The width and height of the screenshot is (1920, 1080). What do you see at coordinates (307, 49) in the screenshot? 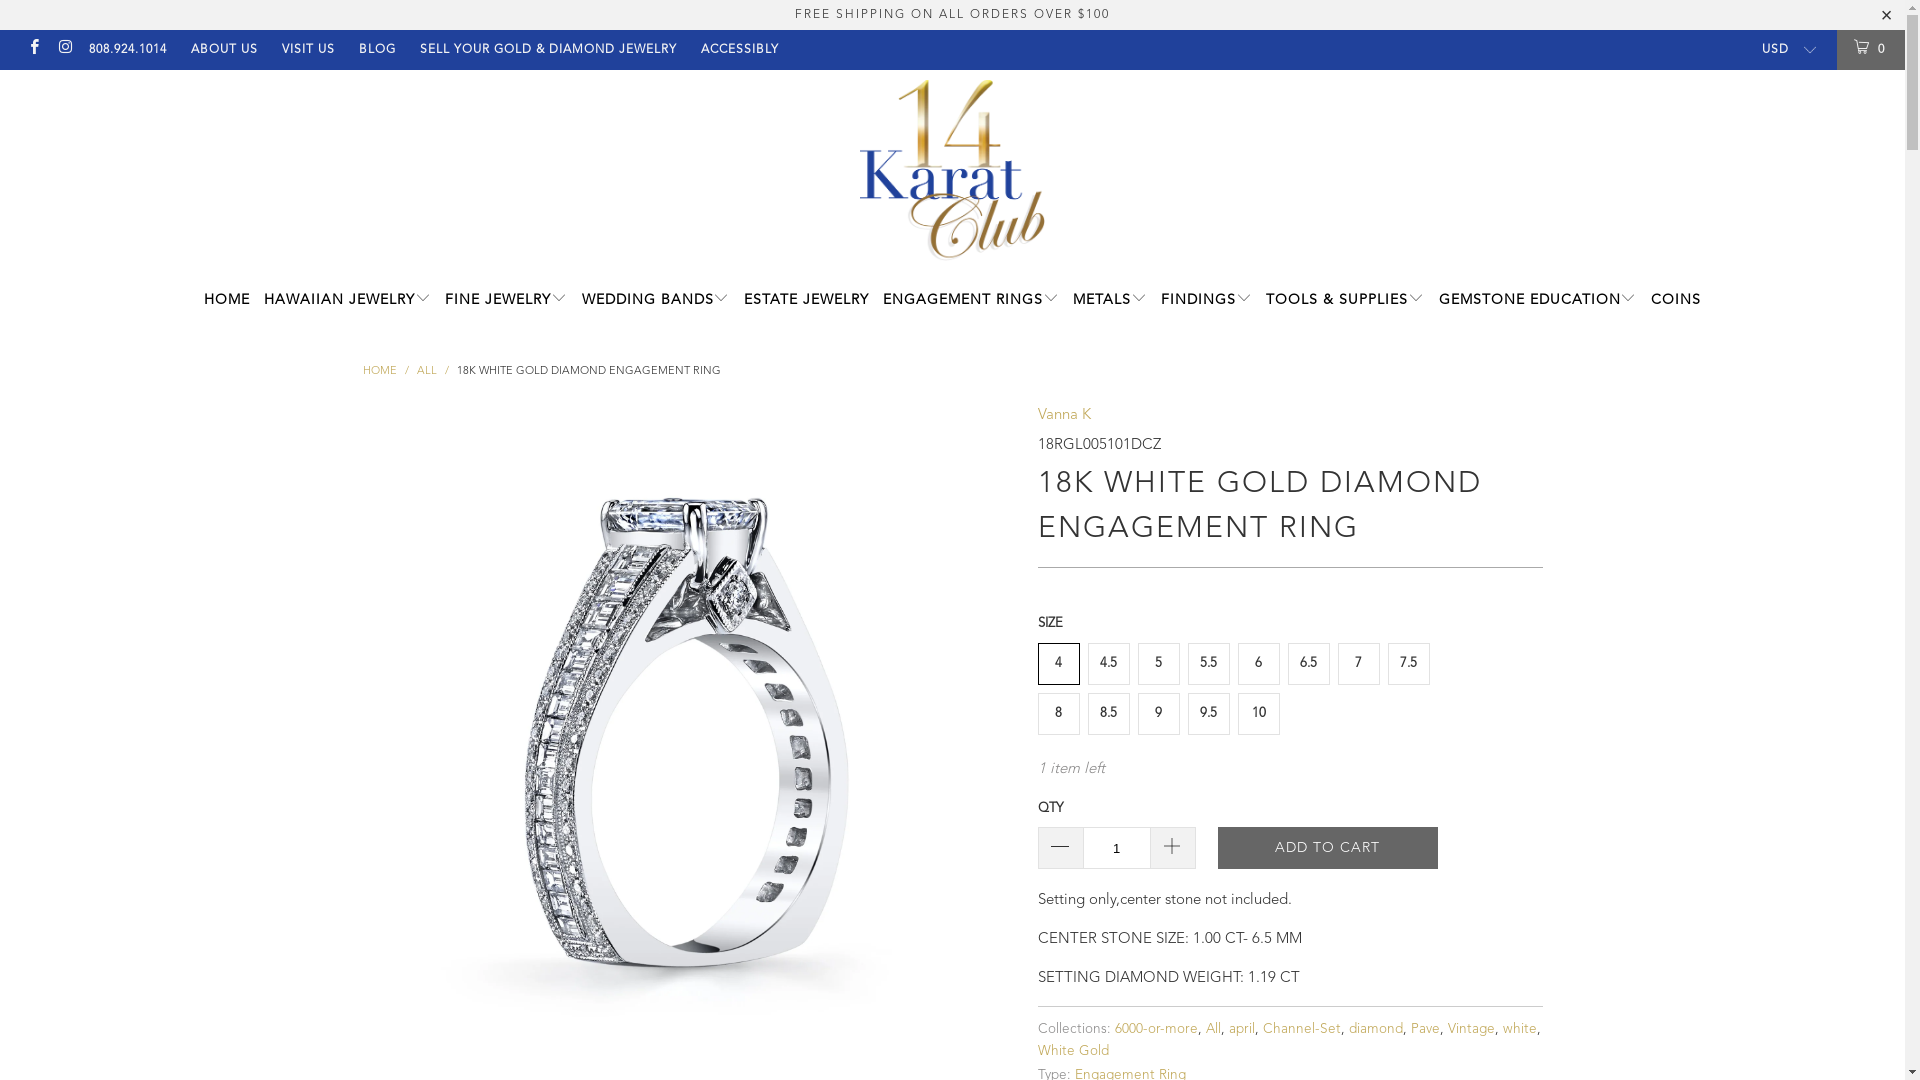
I see `'VISIT US'` at bounding box center [307, 49].